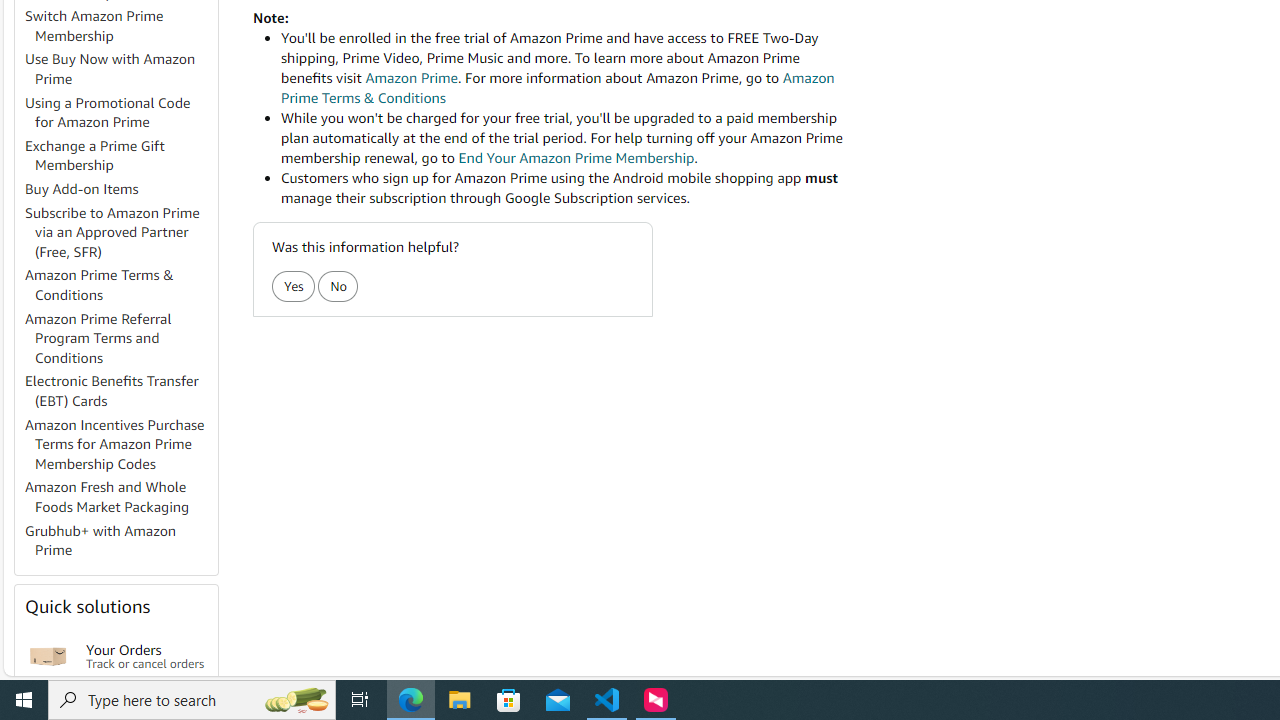 The height and width of the screenshot is (720, 1280). What do you see at coordinates (410, 77) in the screenshot?
I see `'Amazon Prime'` at bounding box center [410, 77].